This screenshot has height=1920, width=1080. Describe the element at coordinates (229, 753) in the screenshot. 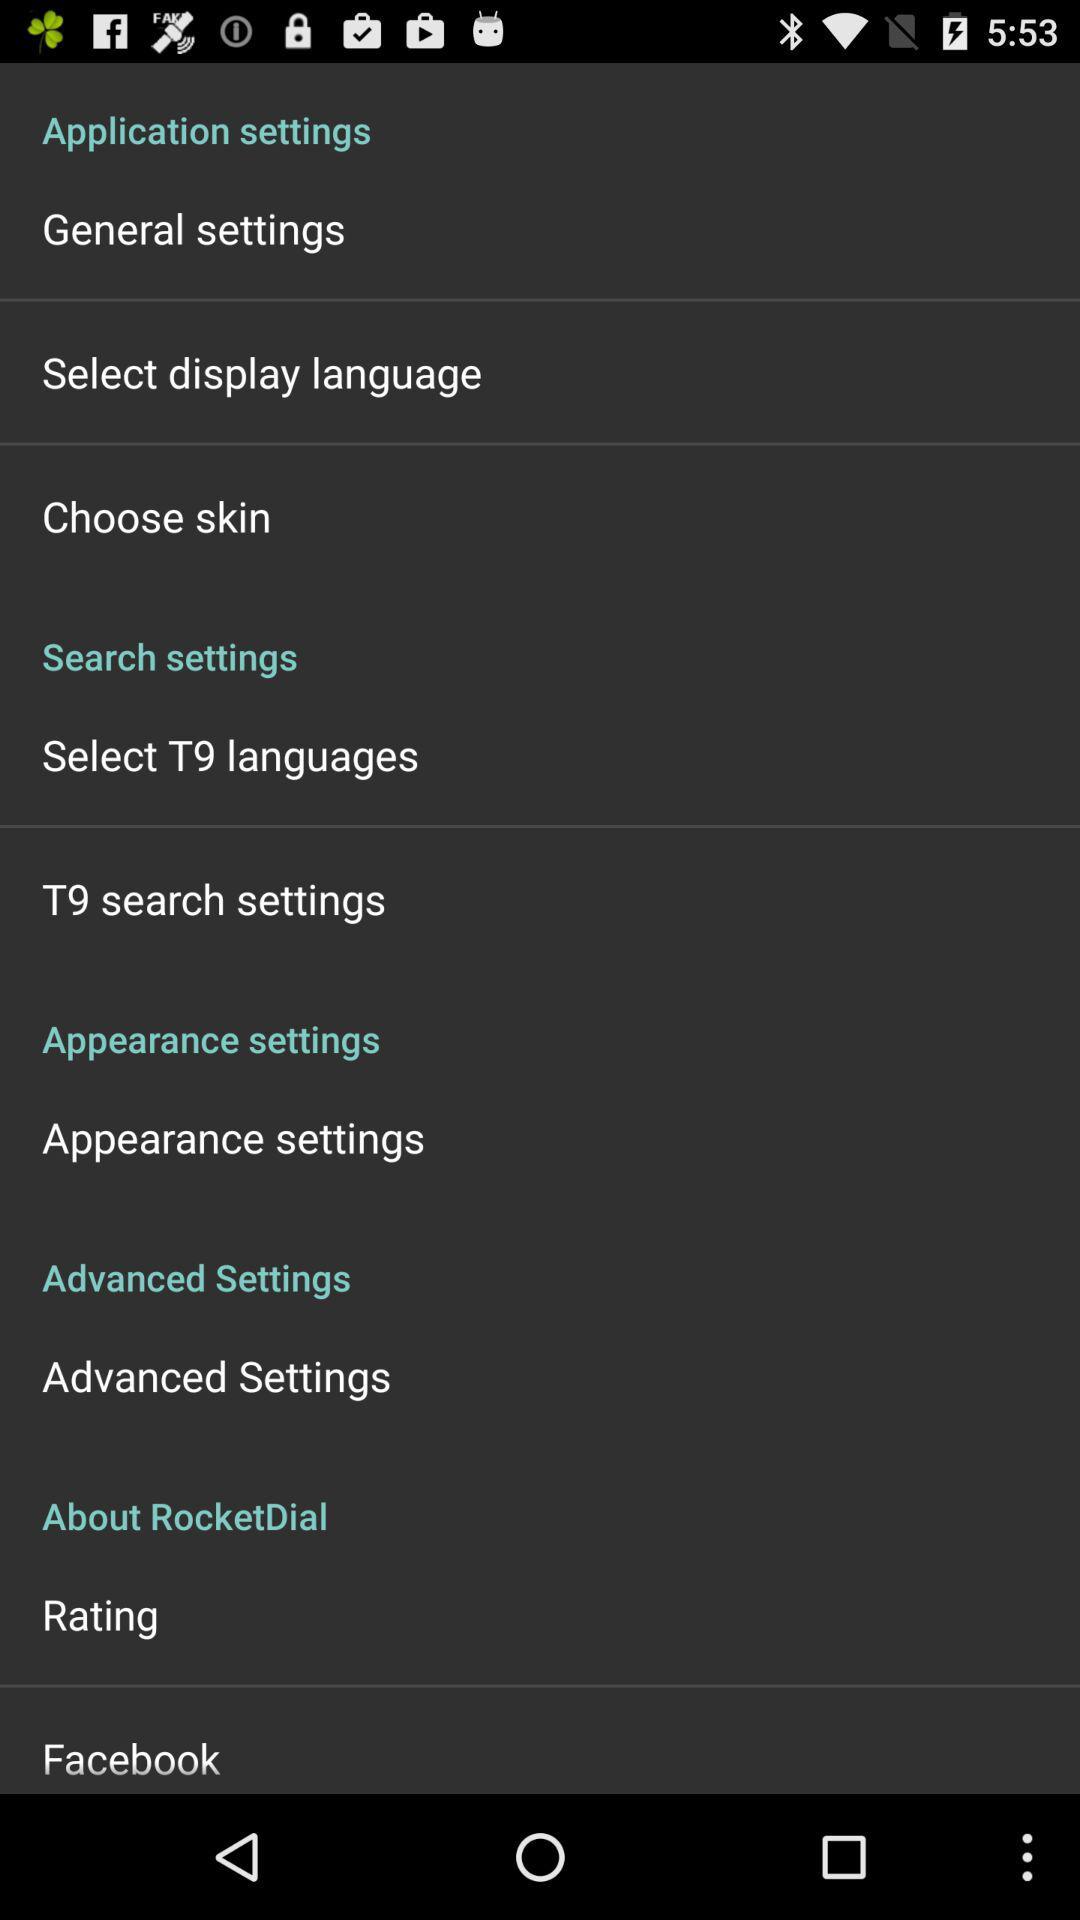

I see `the select t9 languages item` at that location.